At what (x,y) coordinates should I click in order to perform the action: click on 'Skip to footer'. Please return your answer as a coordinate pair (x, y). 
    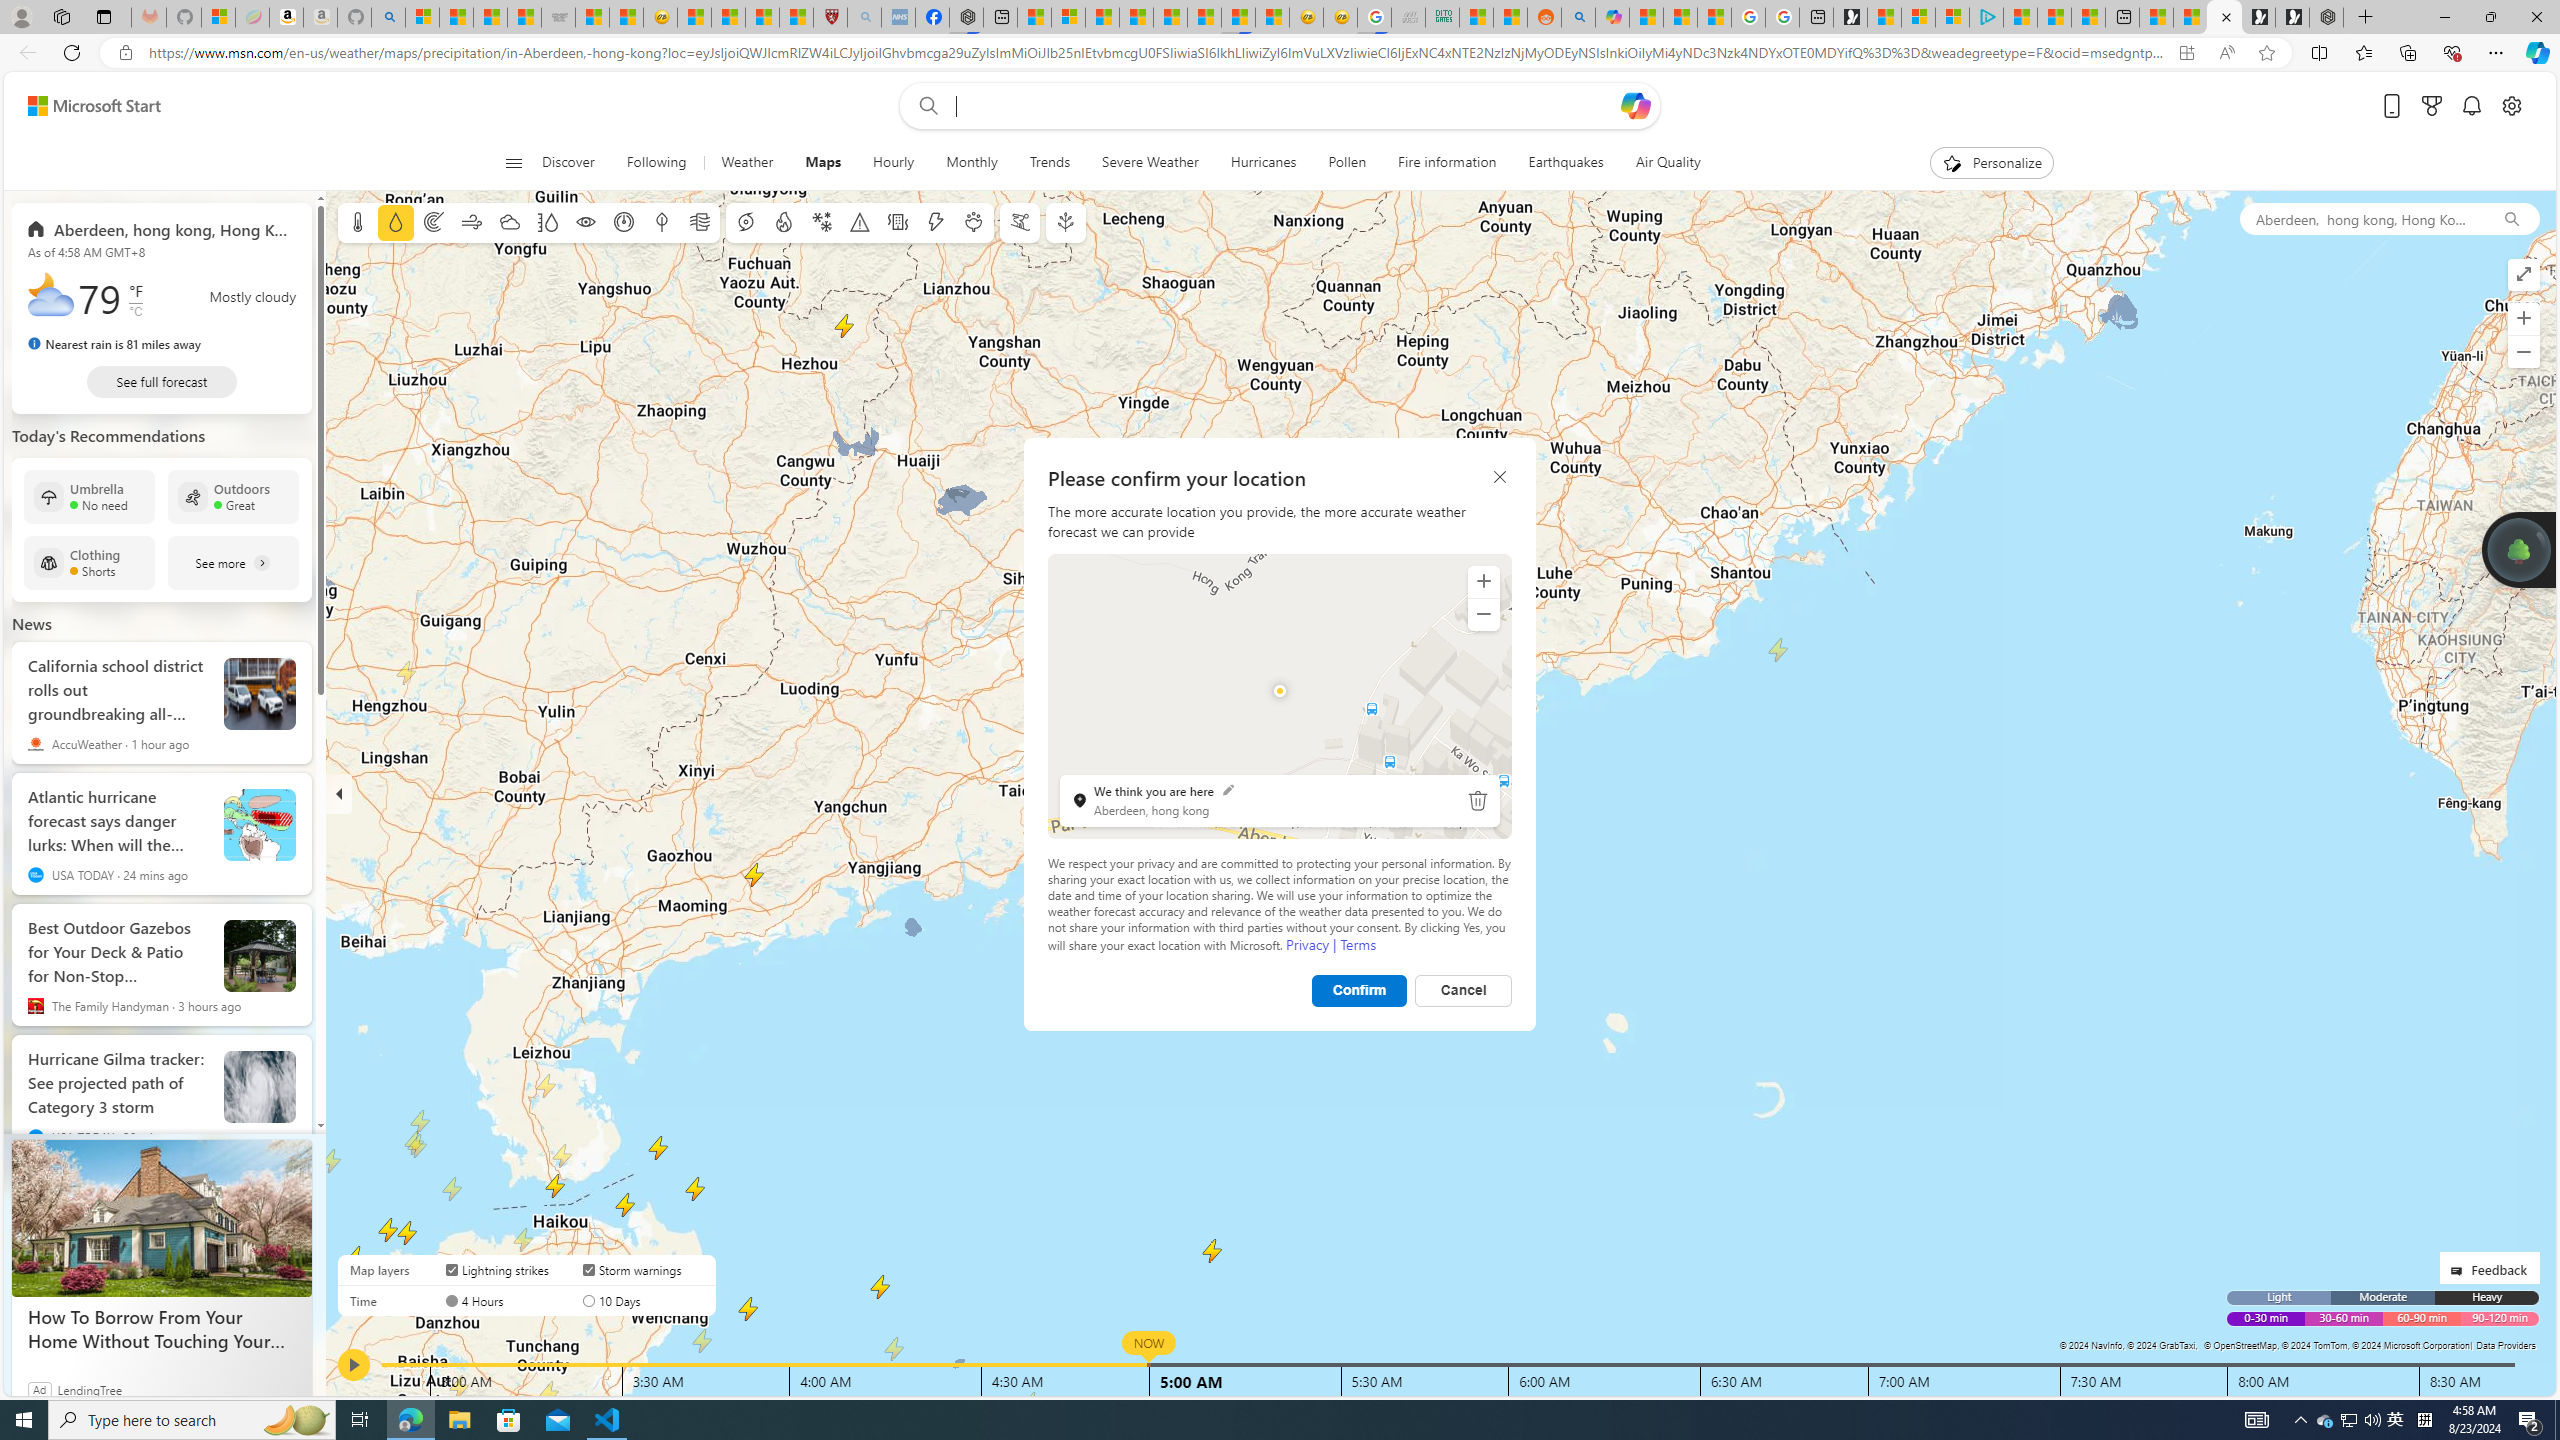
    Looking at the image, I should click on (81, 104).